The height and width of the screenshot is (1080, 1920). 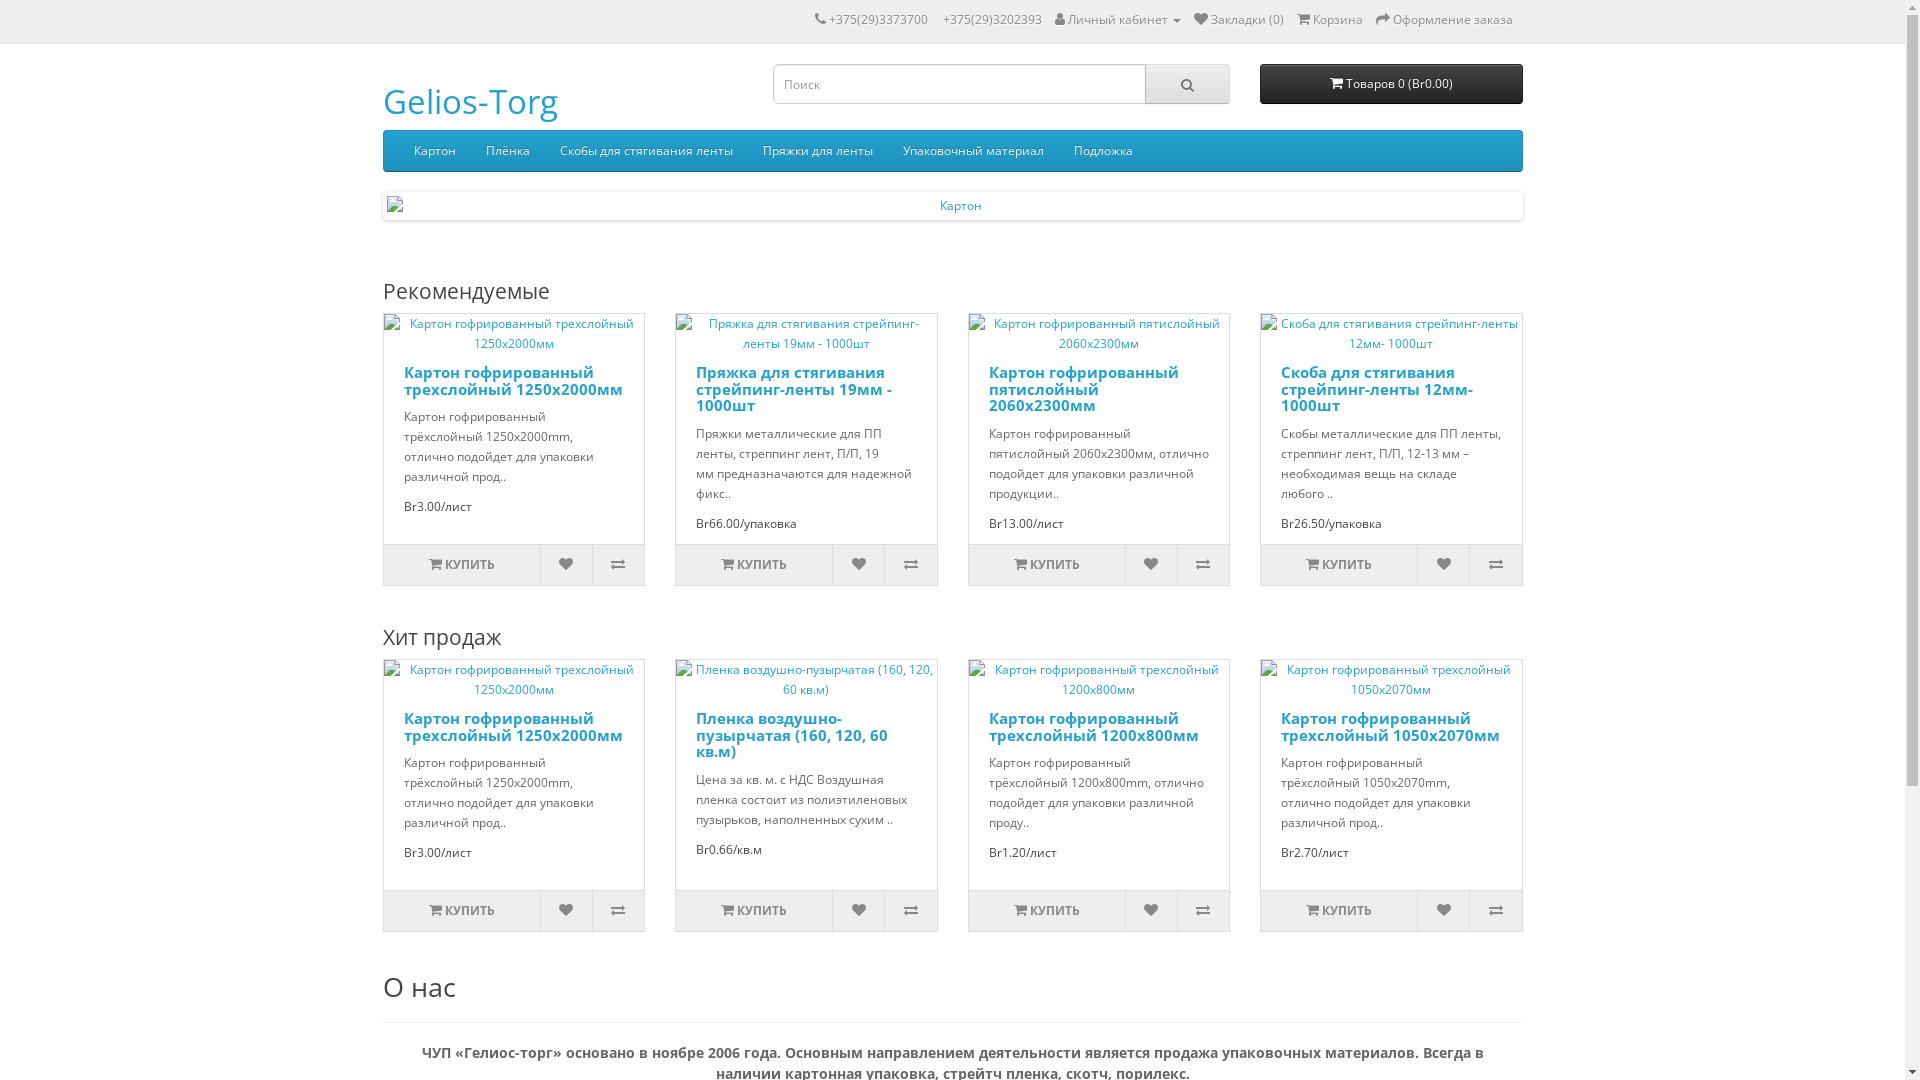 What do you see at coordinates (468, 101) in the screenshot?
I see `'Gelios-Torg'` at bounding box center [468, 101].